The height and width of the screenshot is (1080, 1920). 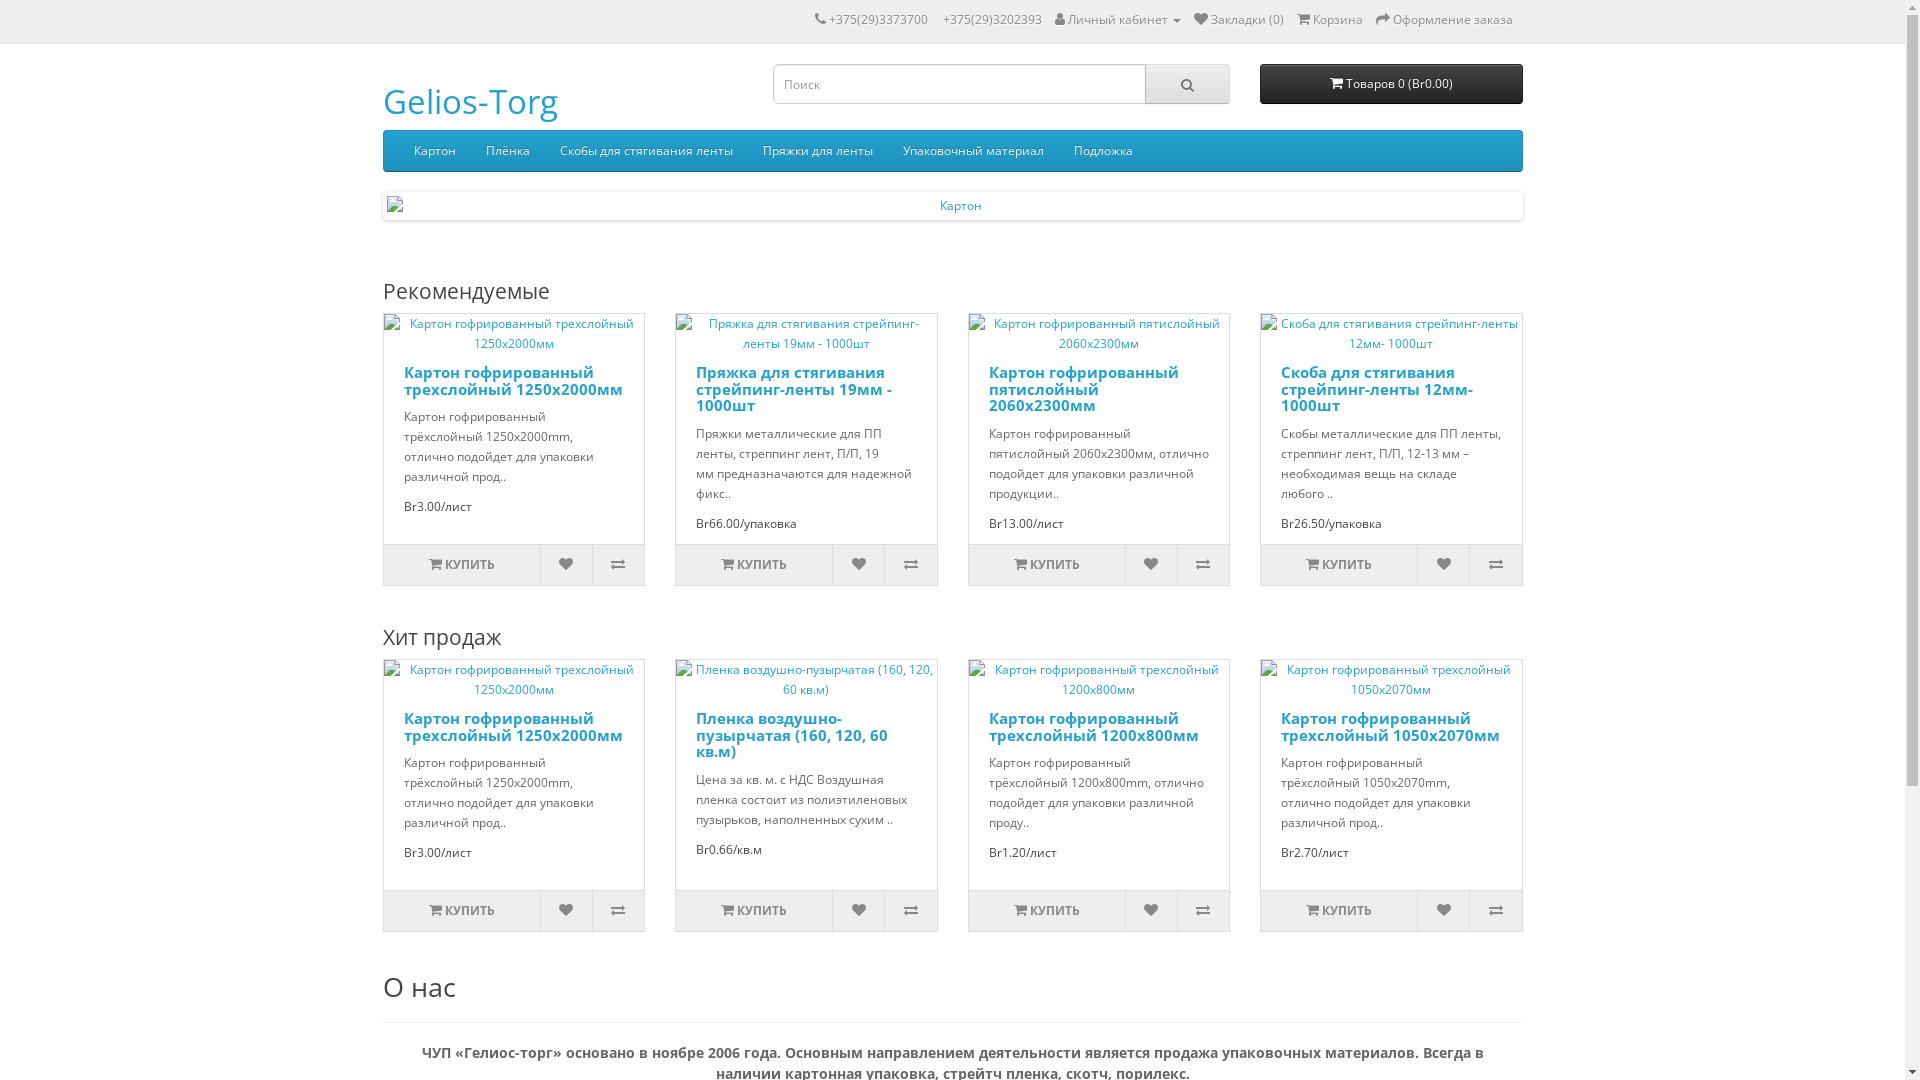 What do you see at coordinates (468, 101) in the screenshot?
I see `'Gelios-Torg'` at bounding box center [468, 101].